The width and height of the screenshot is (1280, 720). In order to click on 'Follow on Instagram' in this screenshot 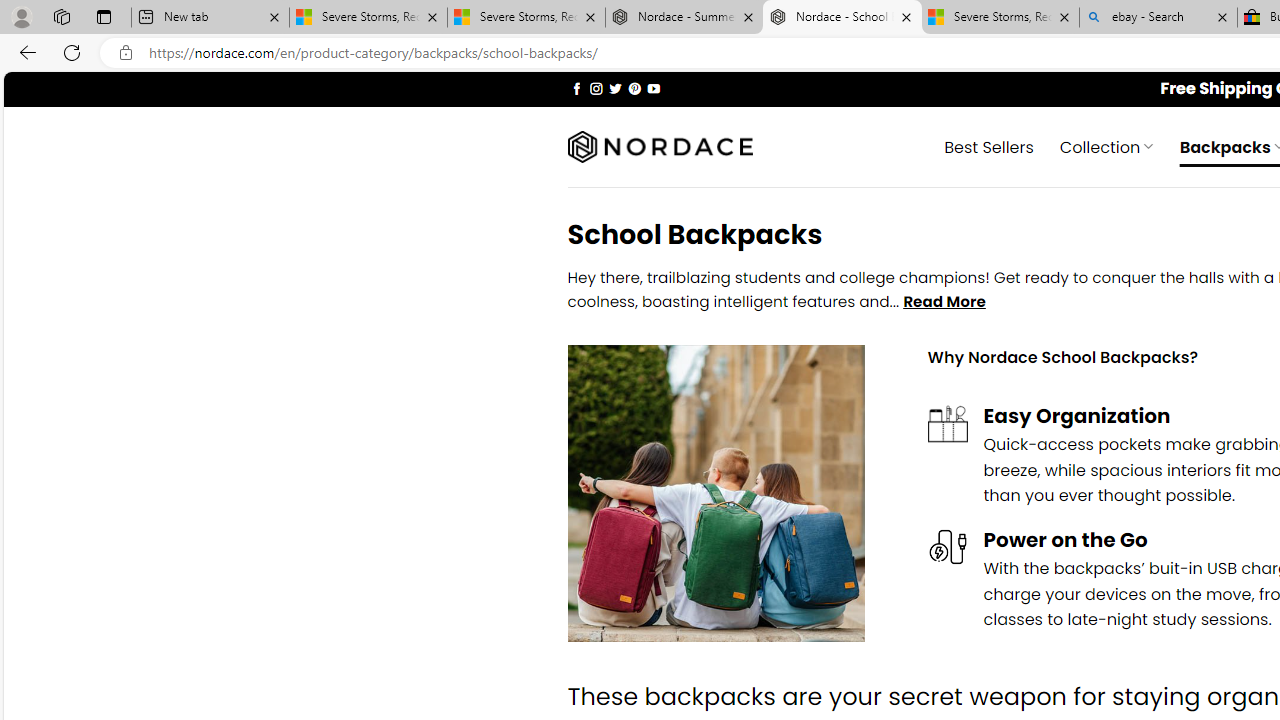, I will do `click(595, 87)`.